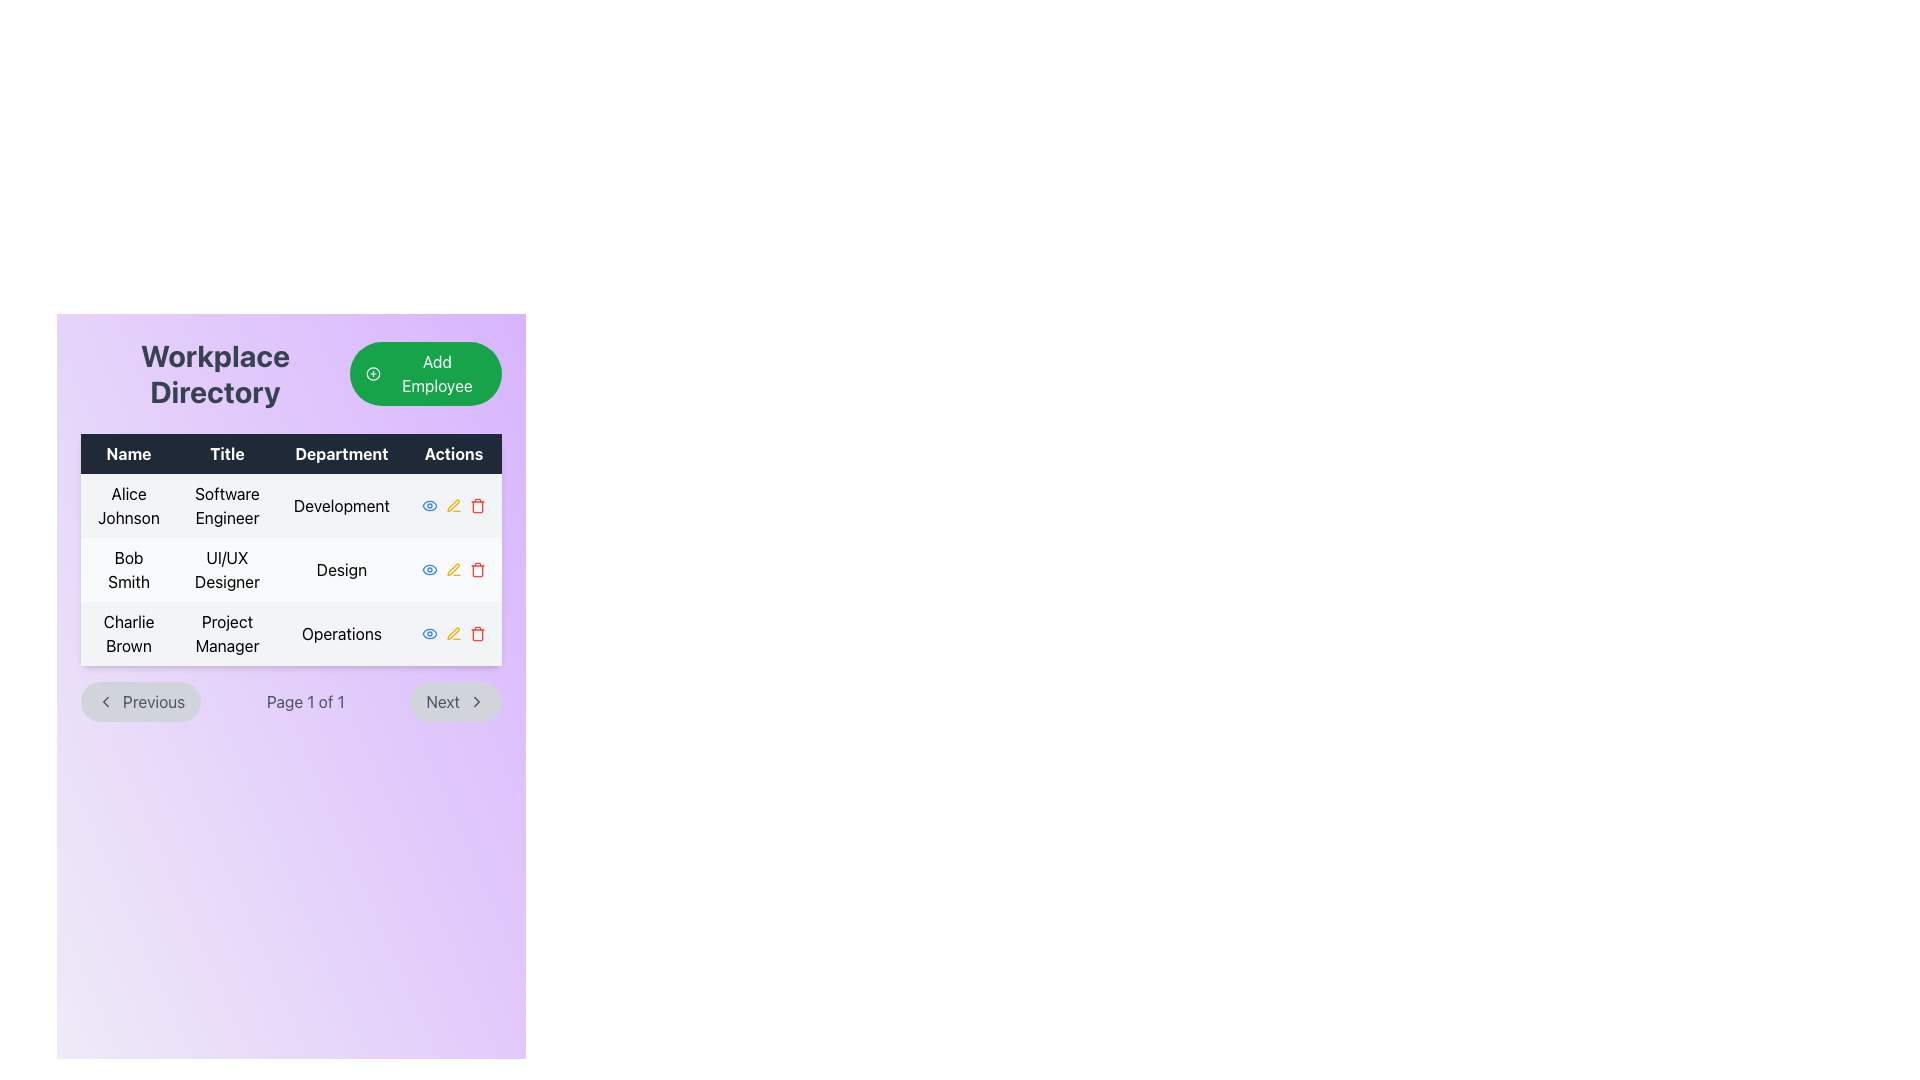  Describe the element at coordinates (104, 701) in the screenshot. I see `the leftward-pointing chevron icon that is part of the 'Previous' button` at that location.